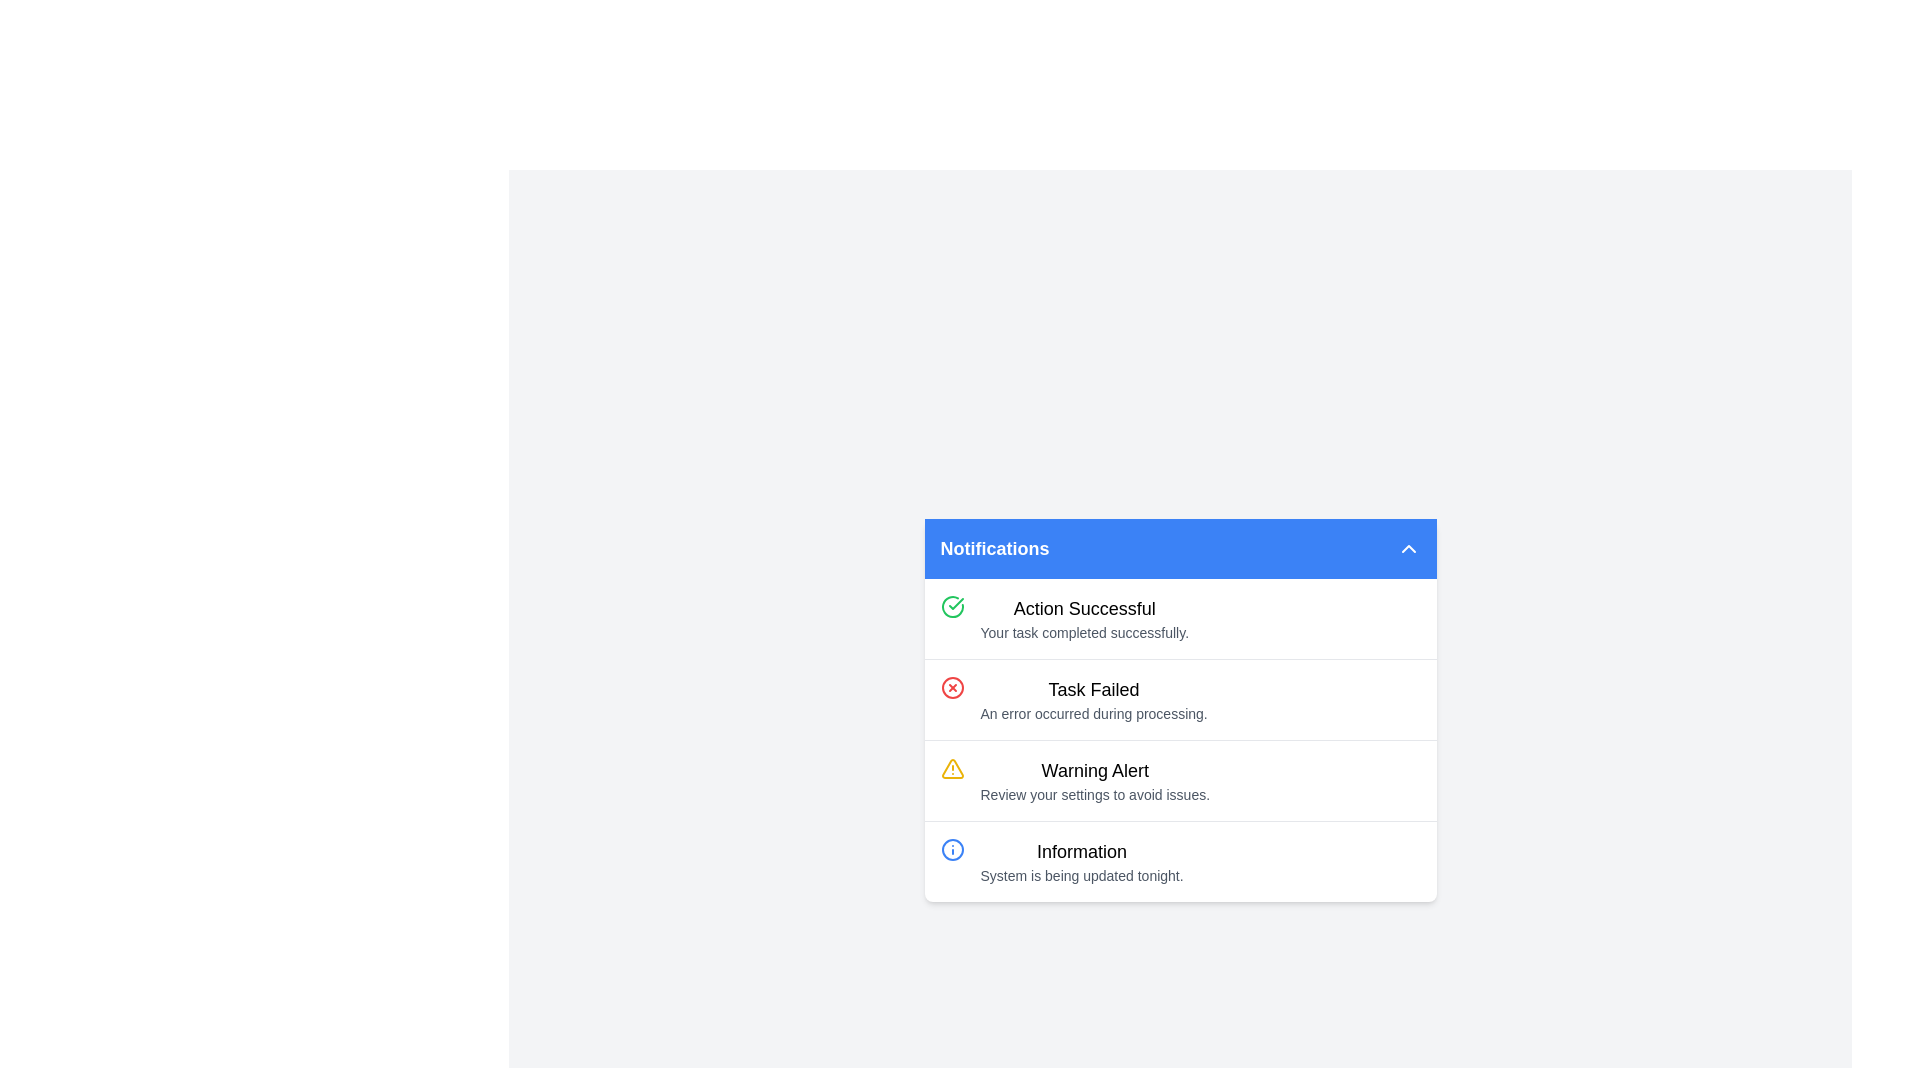 The height and width of the screenshot is (1080, 1920). I want to click on success confirmation message displayed in the first notification under the blue header labeled 'Notifications', which follows a green circular icon with a check mark, so click(1083, 617).